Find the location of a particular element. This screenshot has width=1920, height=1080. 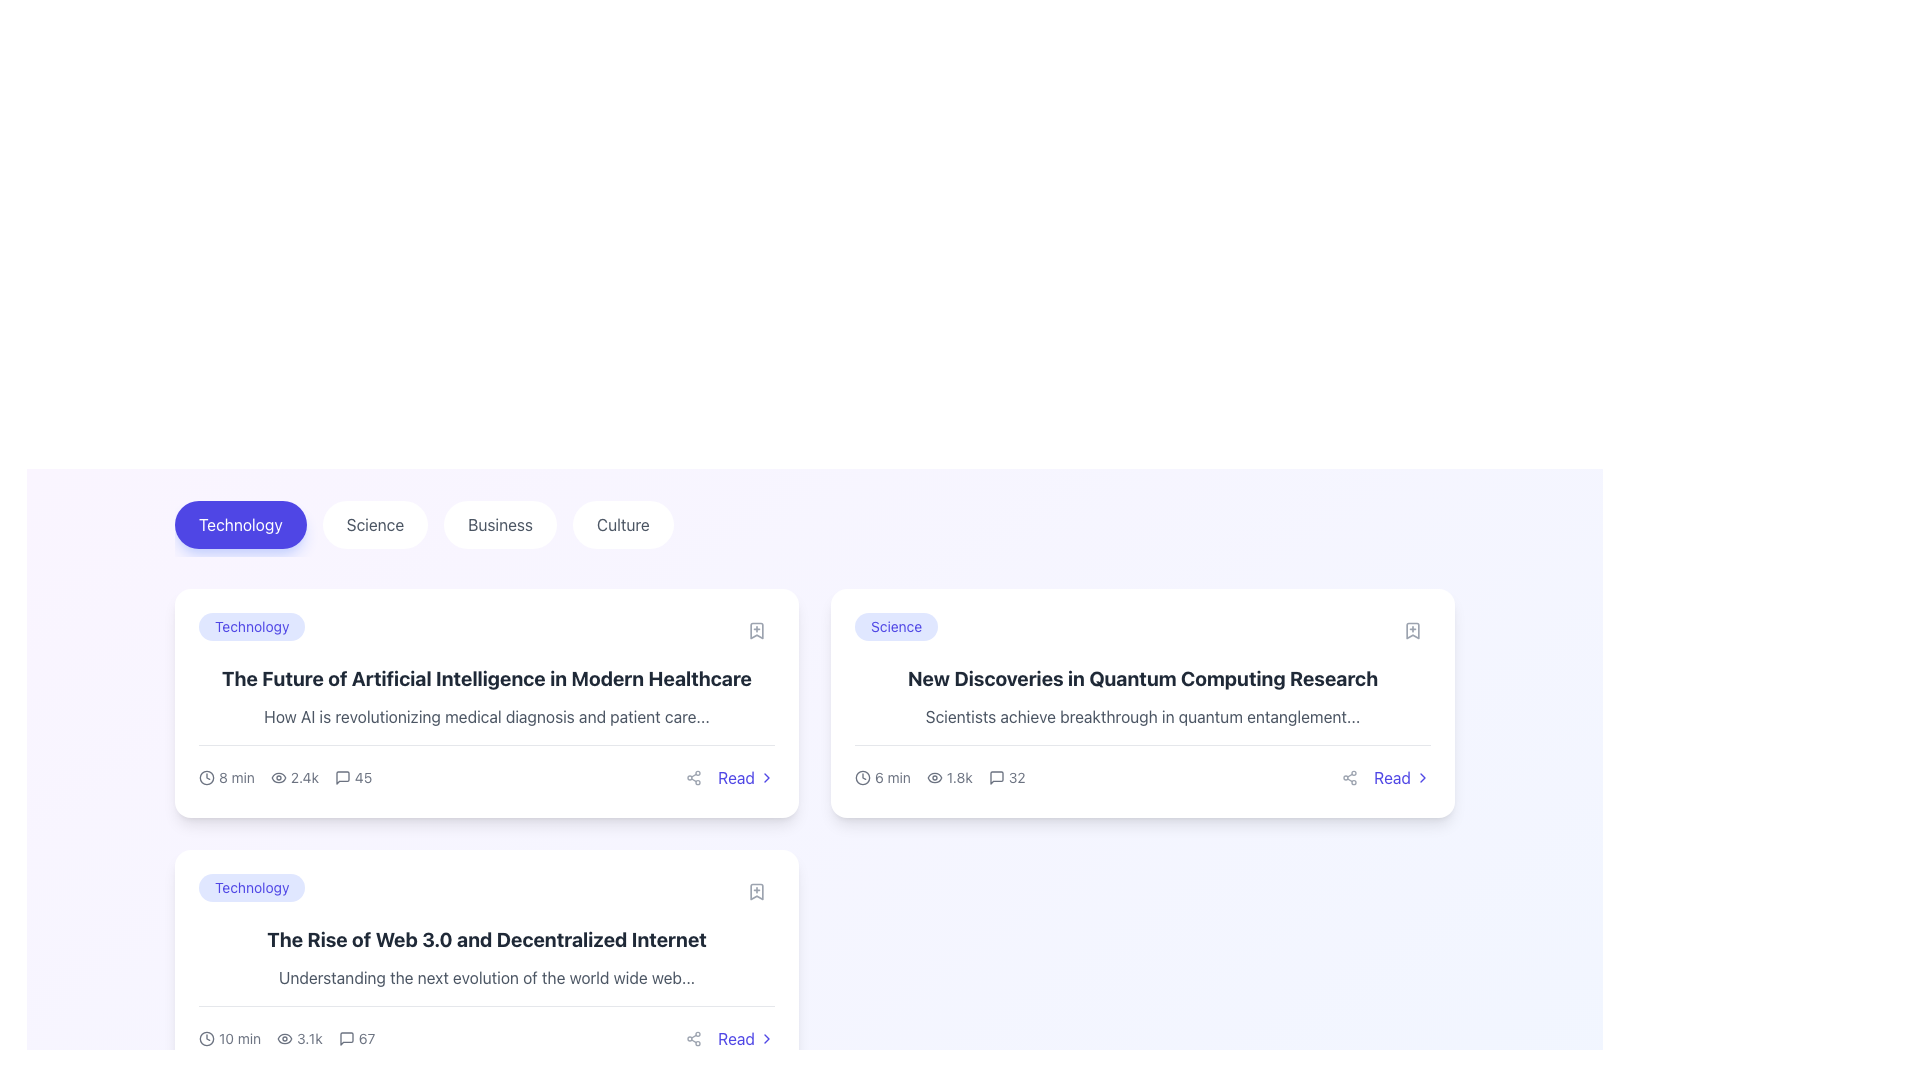

metrics displayed on the Composite data display element located in the bottom-left section of the first card, which includes '8 min' with a clock icon, '2.4k' with an eye icon, and '45' with a comment icon is located at coordinates (284, 777).